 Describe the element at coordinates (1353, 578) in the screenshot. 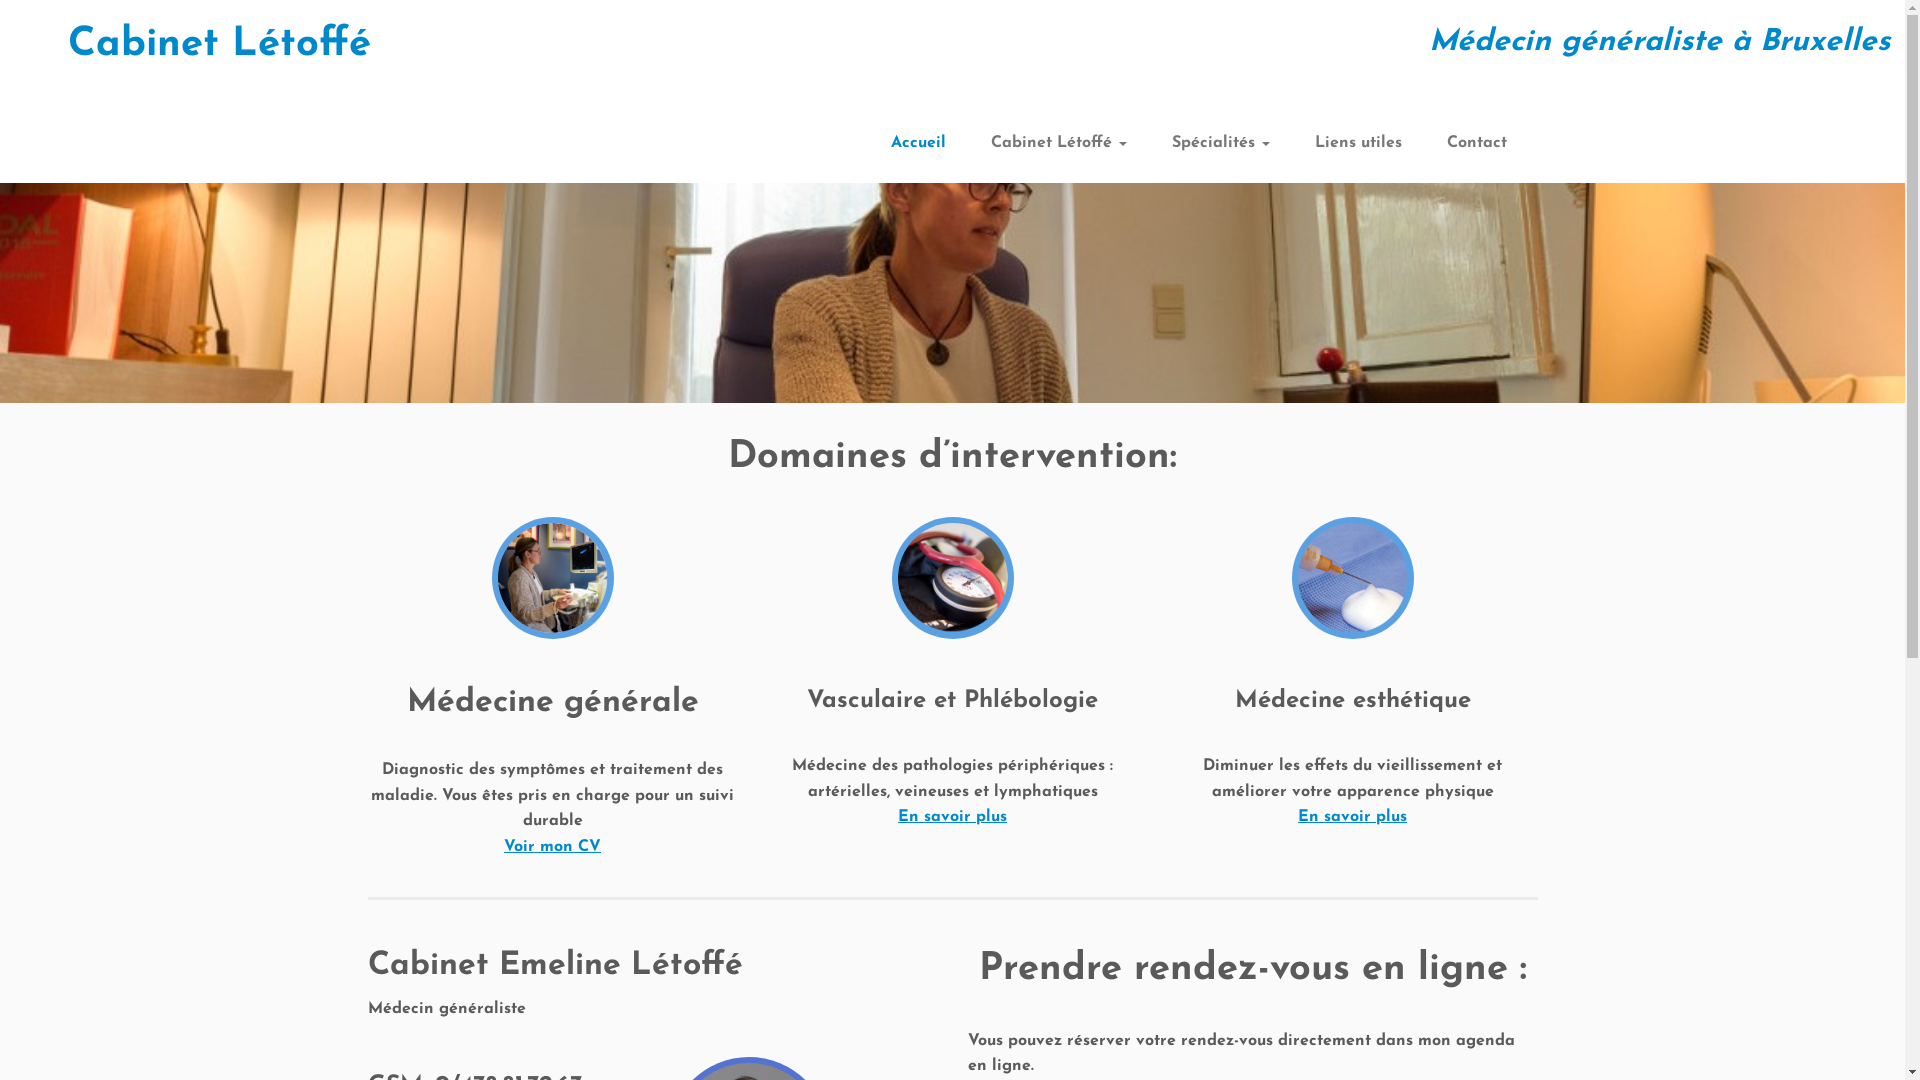

I see `'picto5'` at that location.